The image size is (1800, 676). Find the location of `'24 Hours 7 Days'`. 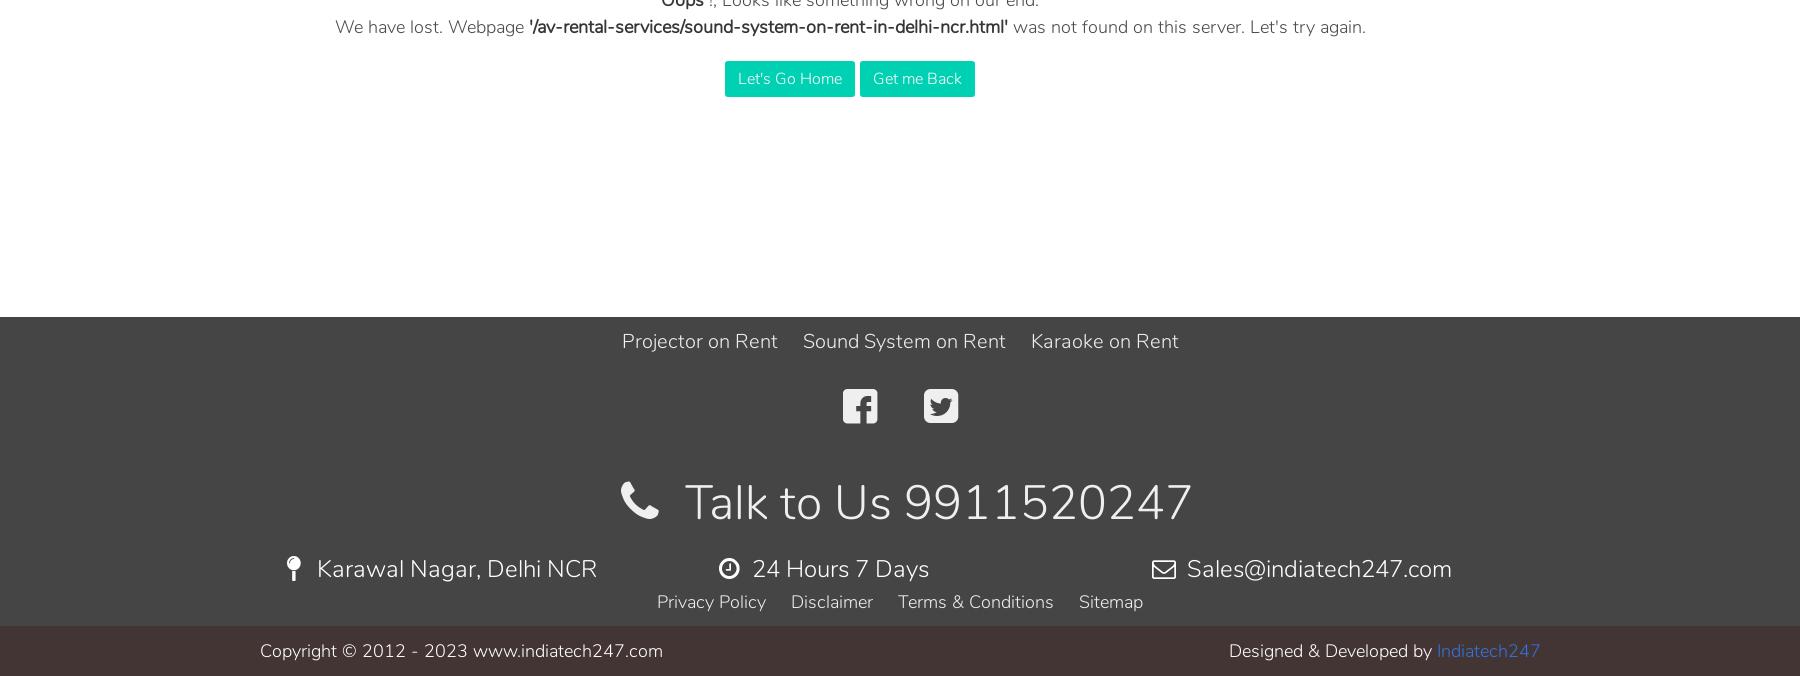

'24 Hours 7 Days' is located at coordinates (837, 567).